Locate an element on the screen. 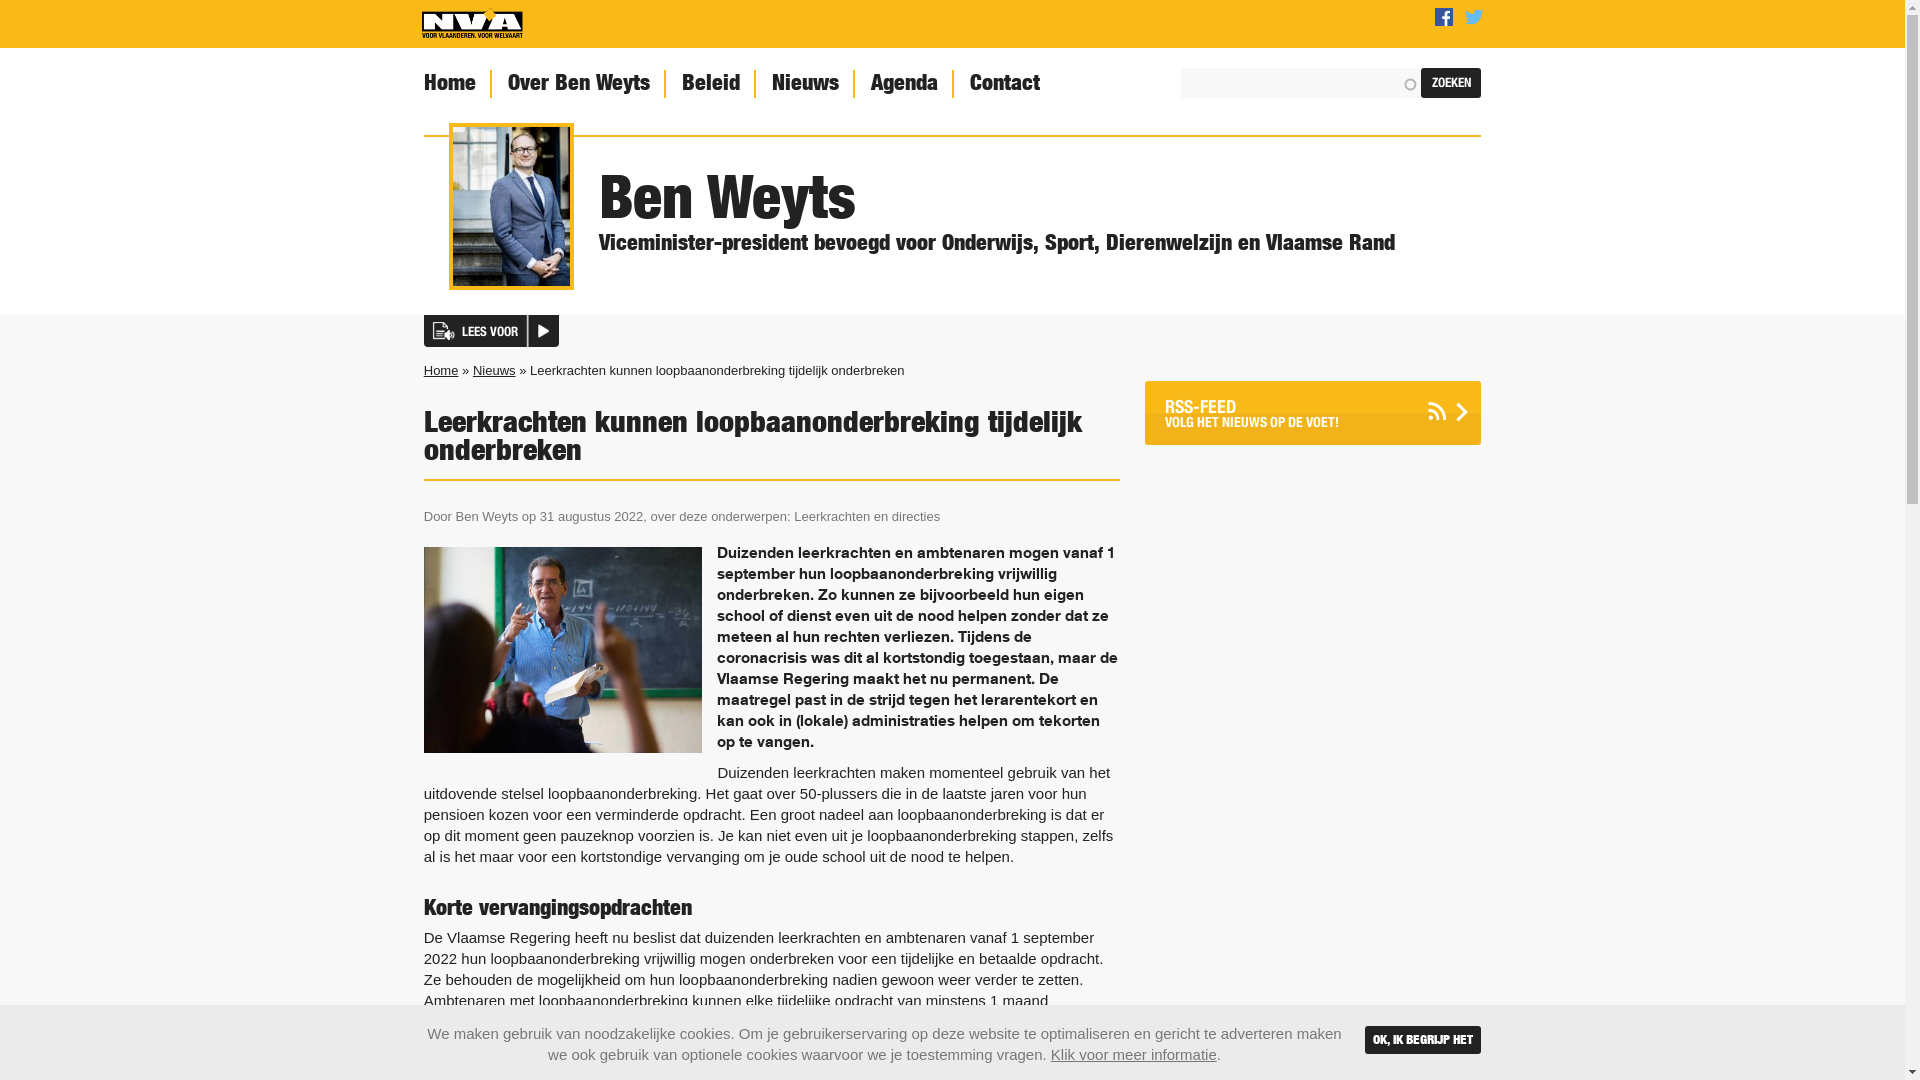 The height and width of the screenshot is (1080, 1920). 'LEES VOOR' is located at coordinates (491, 329).